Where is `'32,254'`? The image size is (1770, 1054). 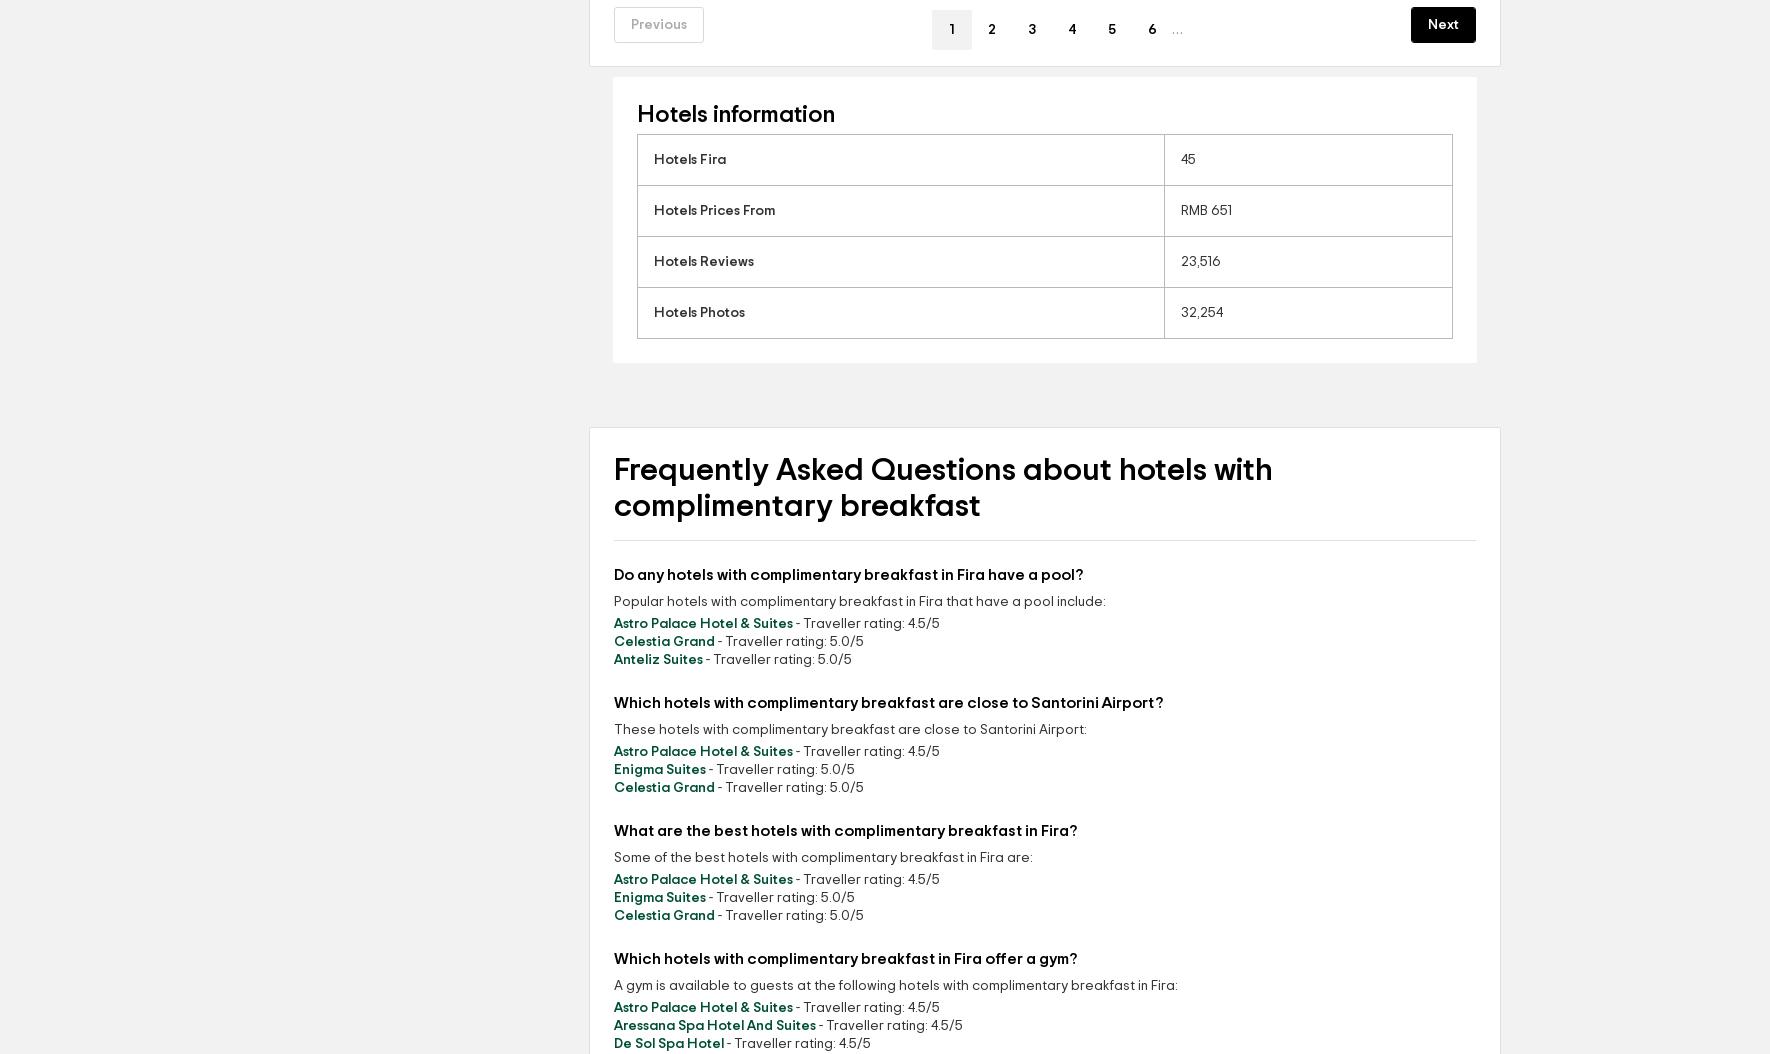 '32,254' is located at coordinates (1201, 312).